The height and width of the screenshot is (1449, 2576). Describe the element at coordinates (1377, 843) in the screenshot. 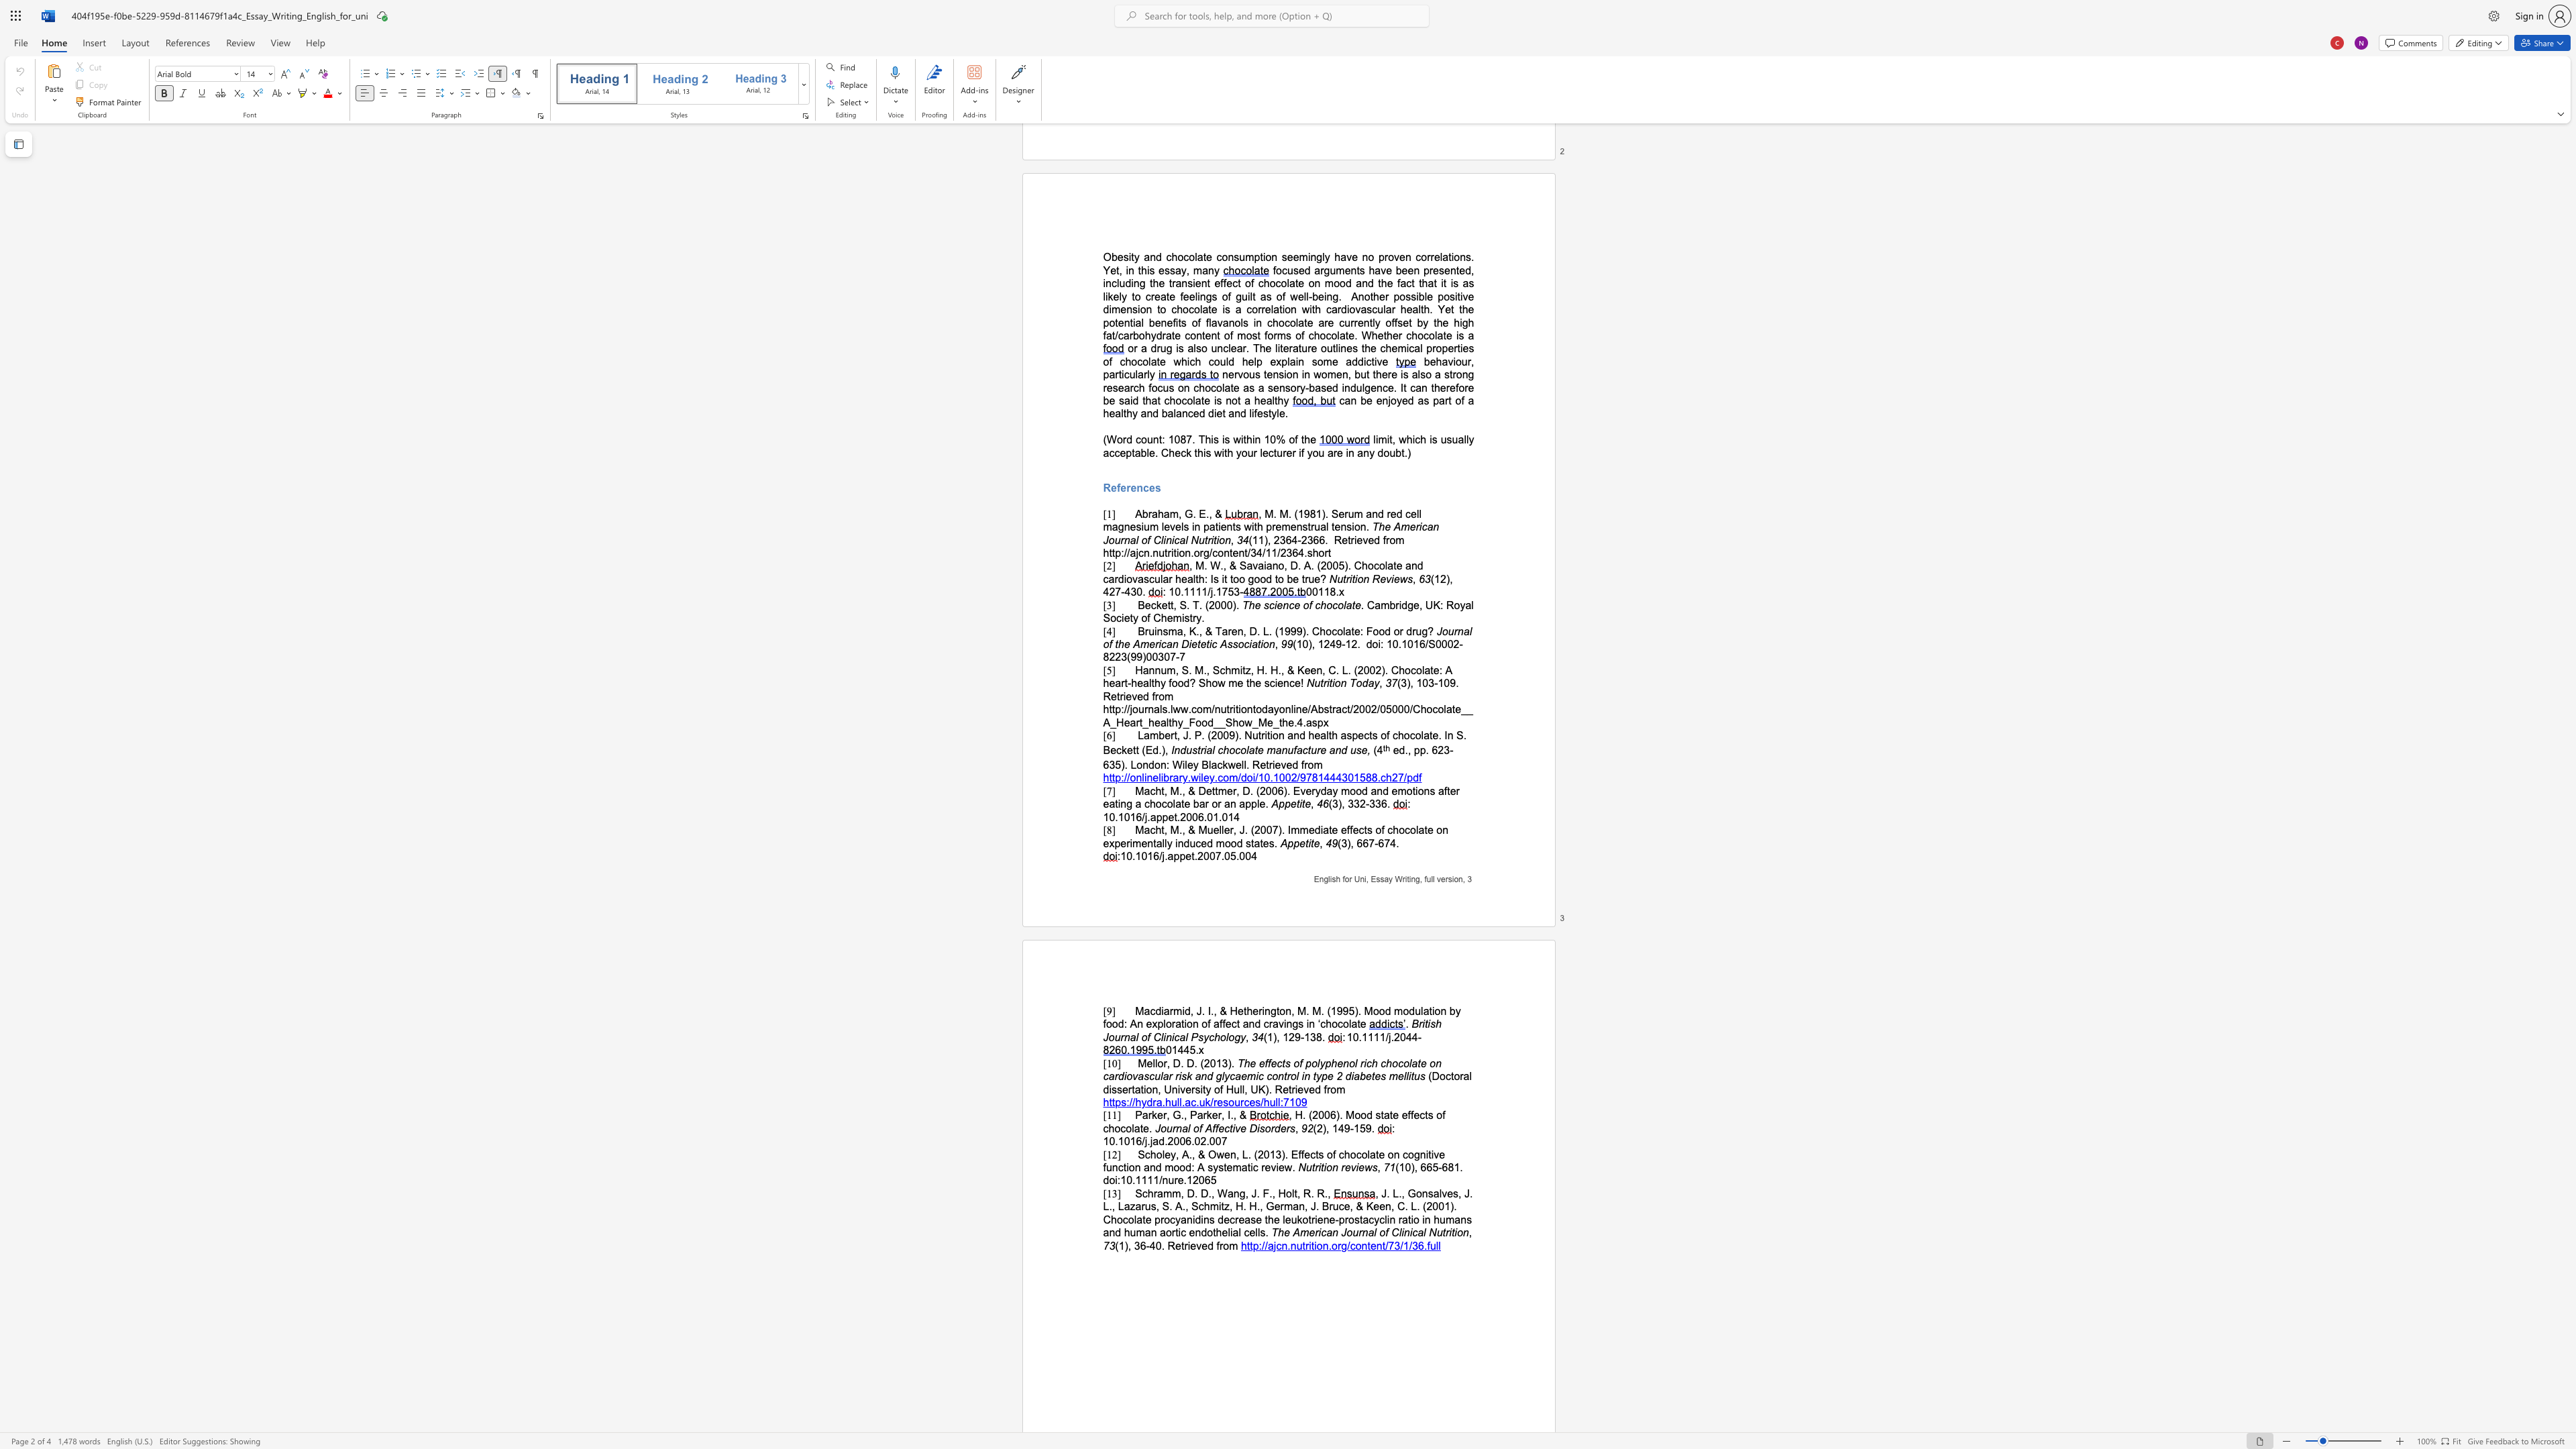

I see `the subset text "674" within the text "(3), 667-674."` at that location.